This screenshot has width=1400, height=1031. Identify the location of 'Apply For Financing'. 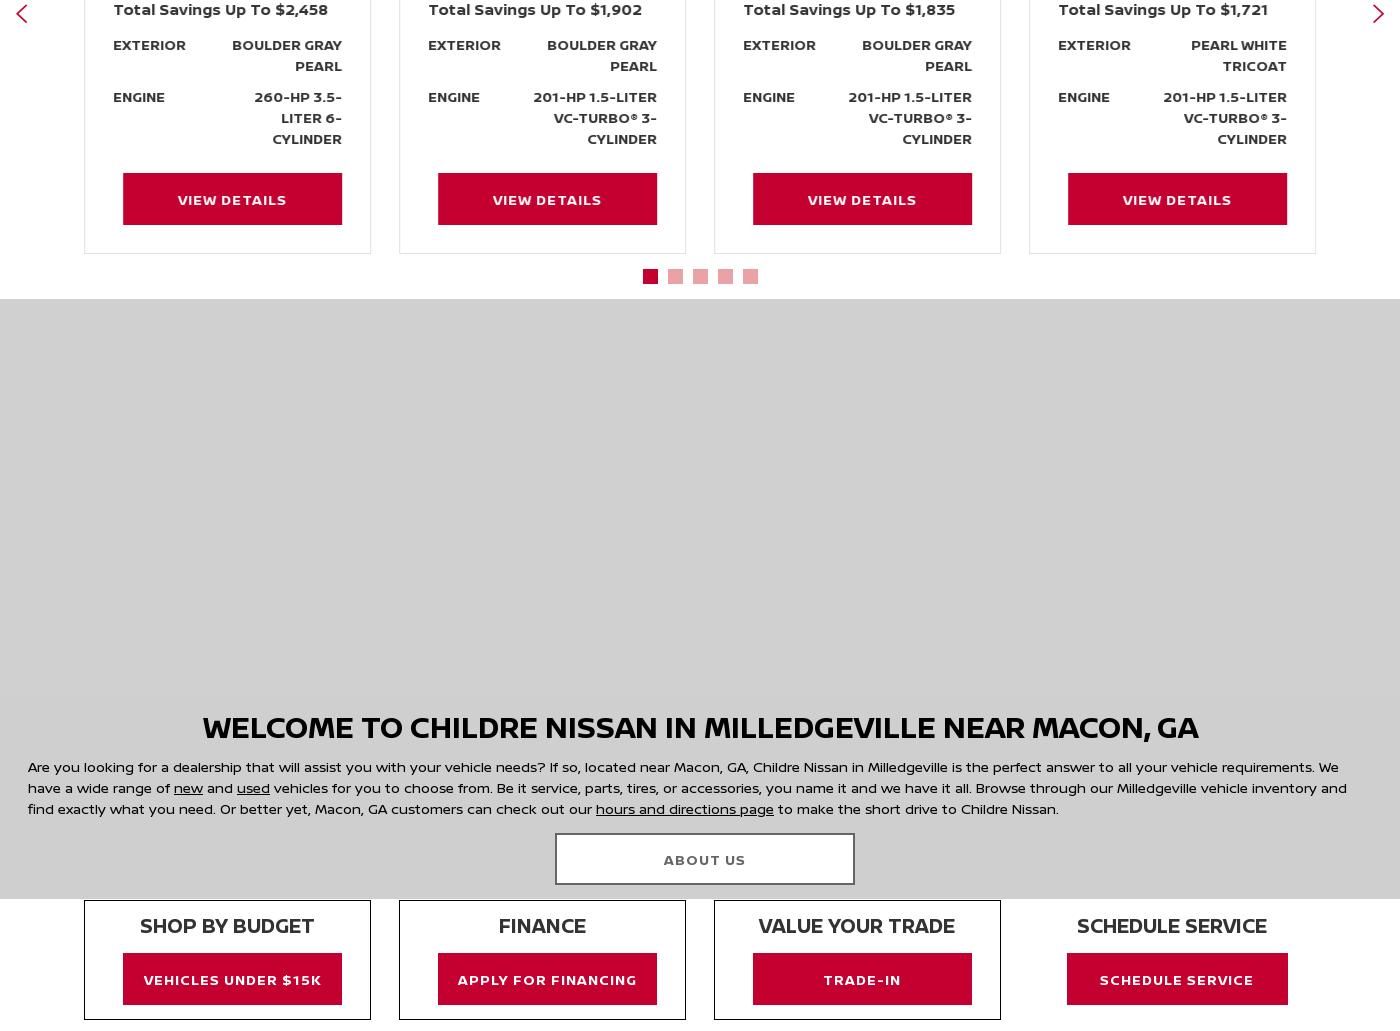
(546, 976).